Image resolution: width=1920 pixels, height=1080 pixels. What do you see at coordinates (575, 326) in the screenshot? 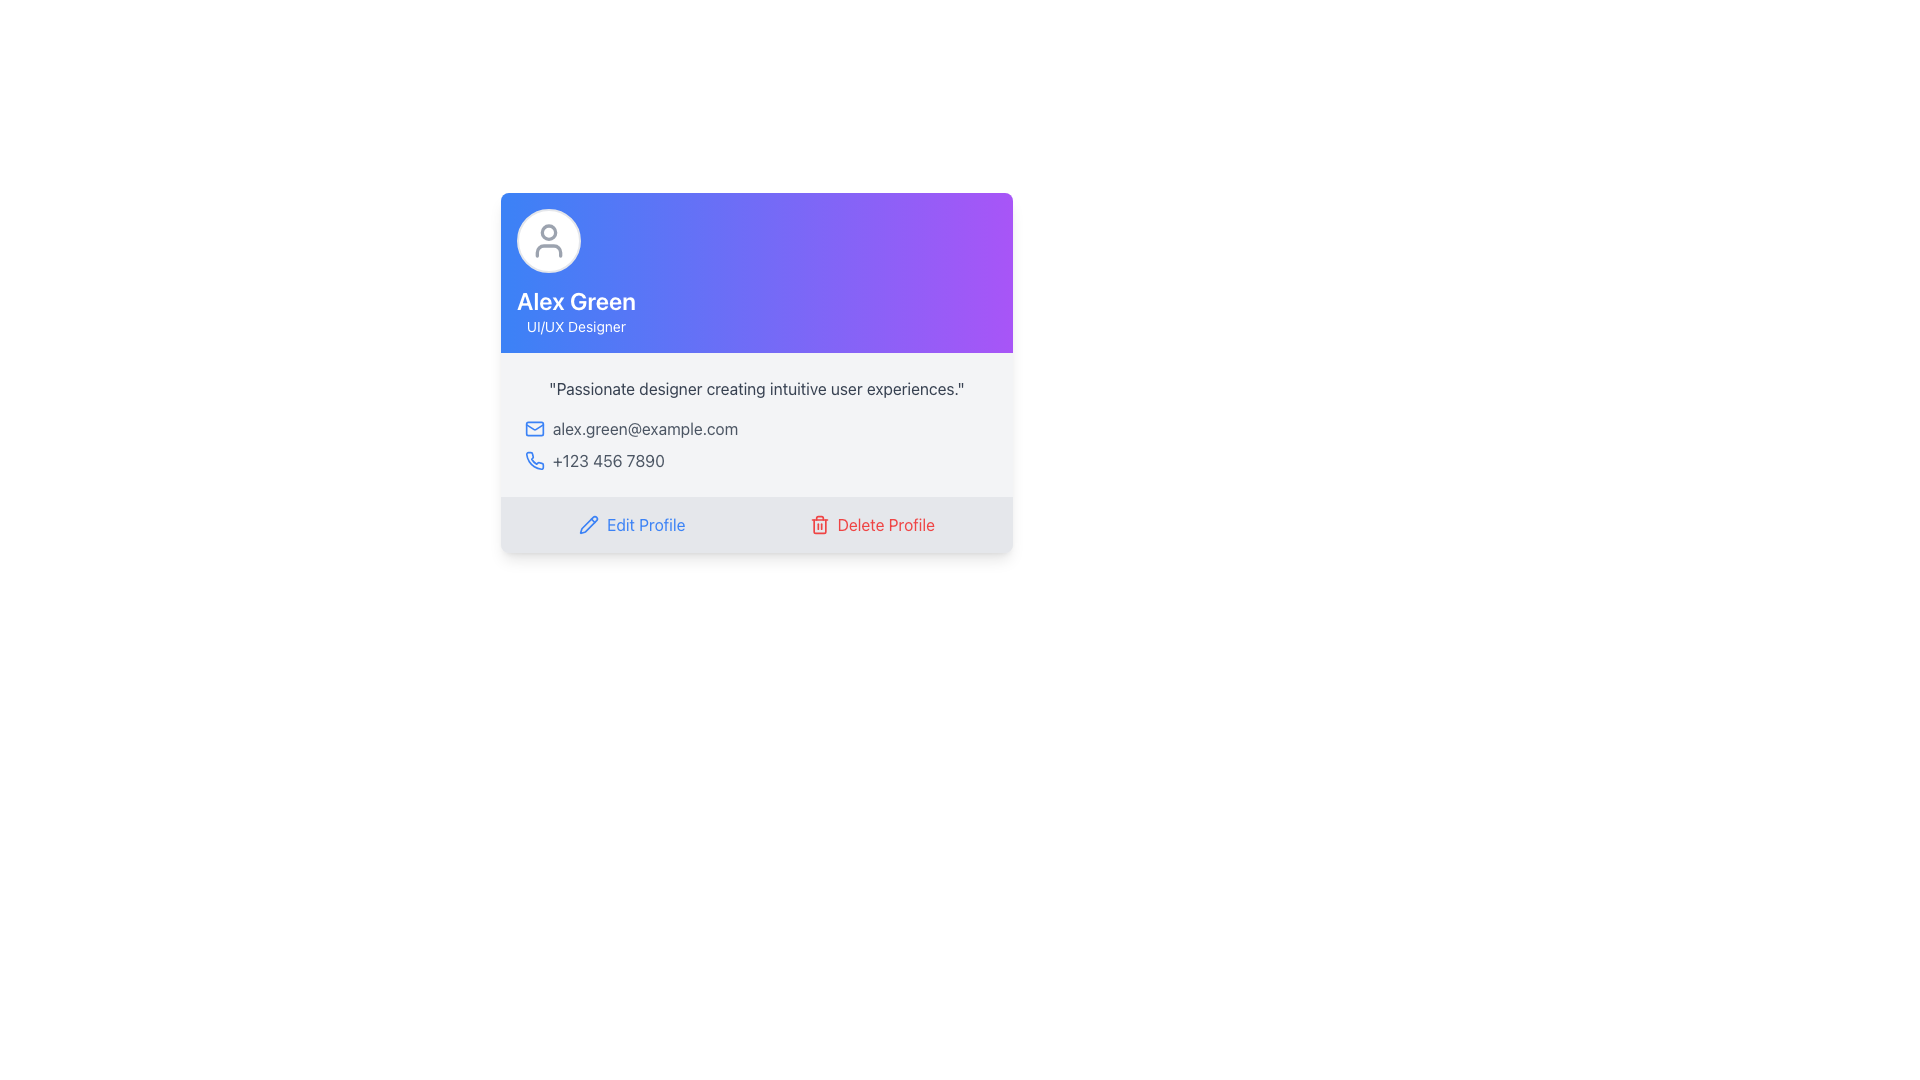
I see `text label indicating the professional title related to 'Alex Green', which is centrally aligned below the name and located in the top section of the card with a gradient background` at bounding box center [575, 326].